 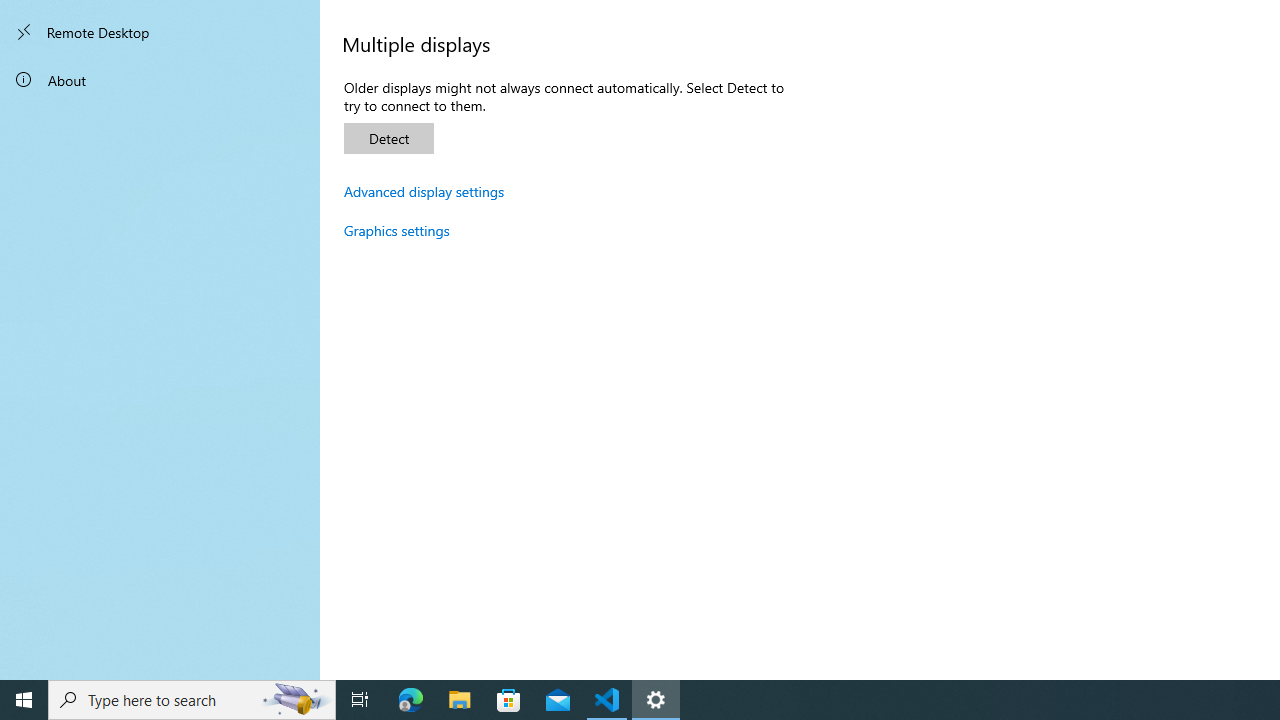 What do you see at coordinates (160, 78) in the screenshot?
I see `'About'` at bounding box center [160, 78].